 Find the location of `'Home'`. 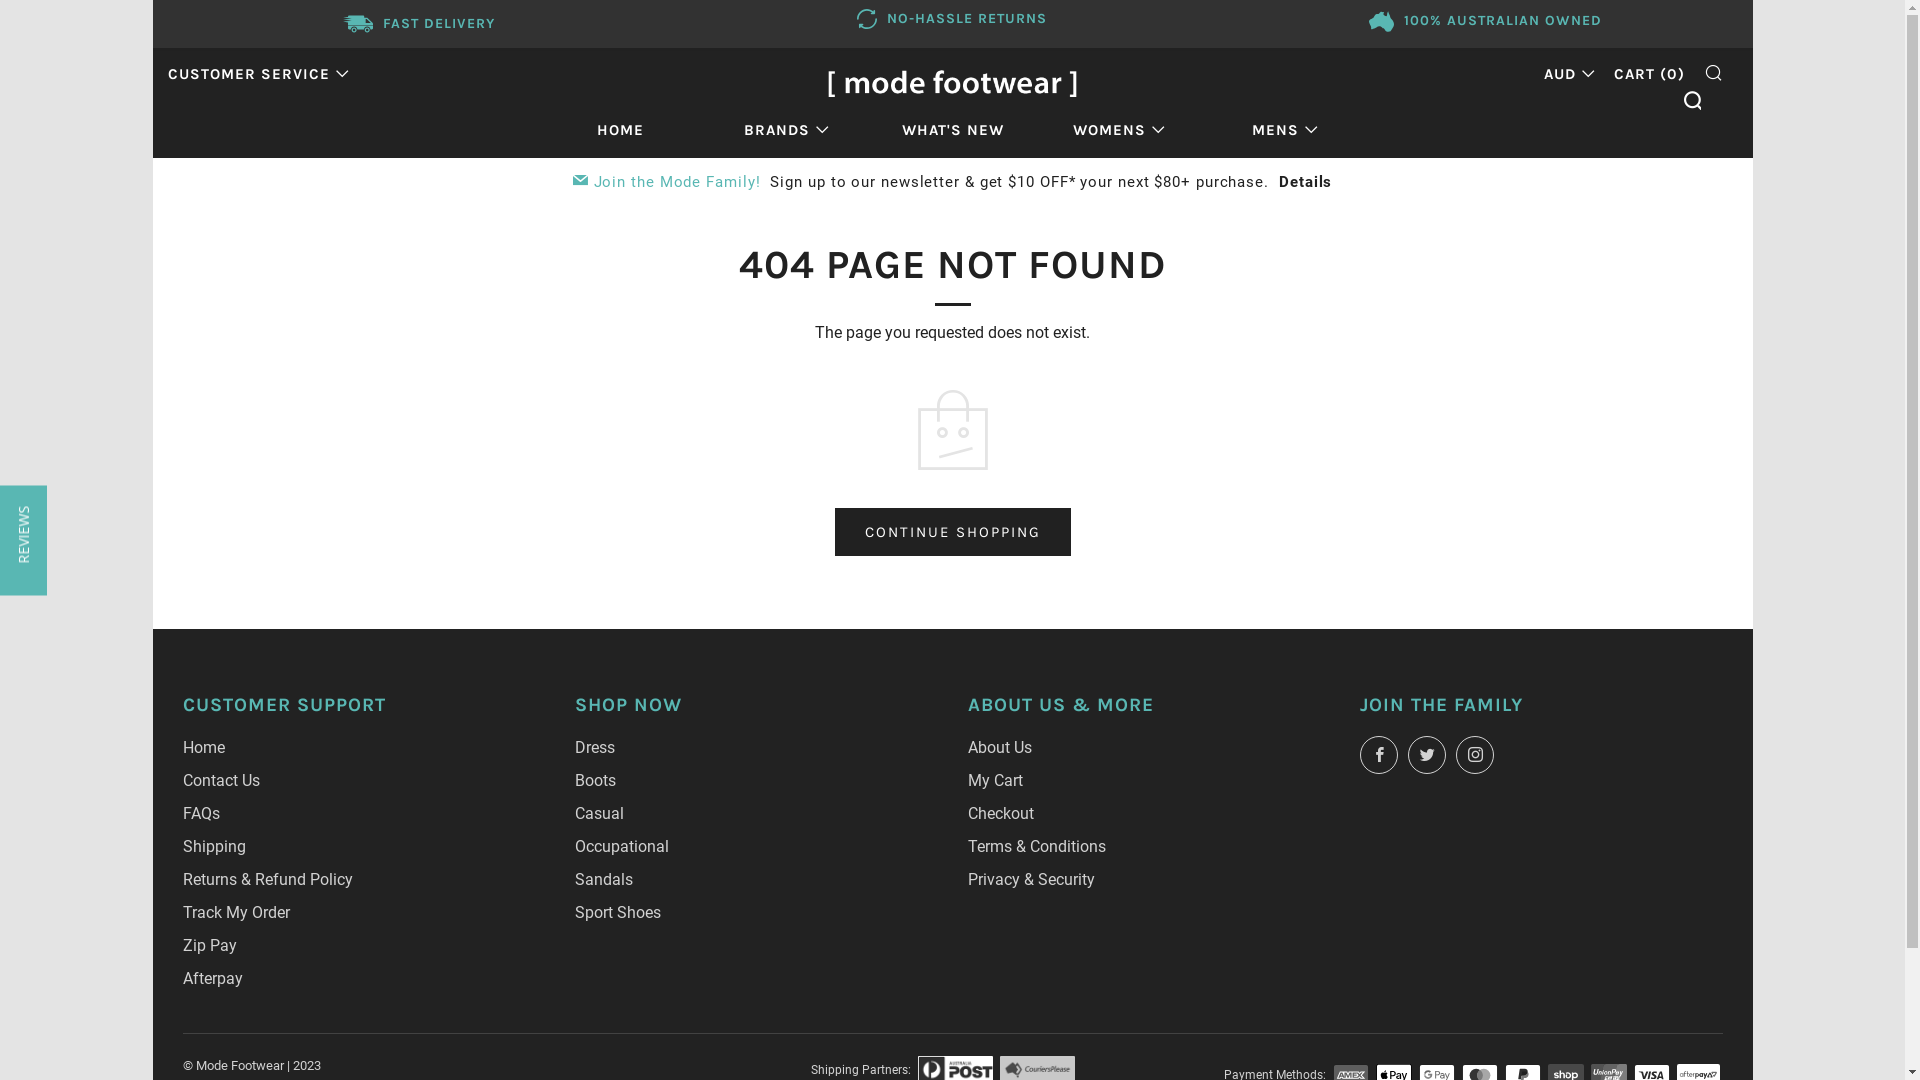

'Home' is located at coordinates (202, 747).